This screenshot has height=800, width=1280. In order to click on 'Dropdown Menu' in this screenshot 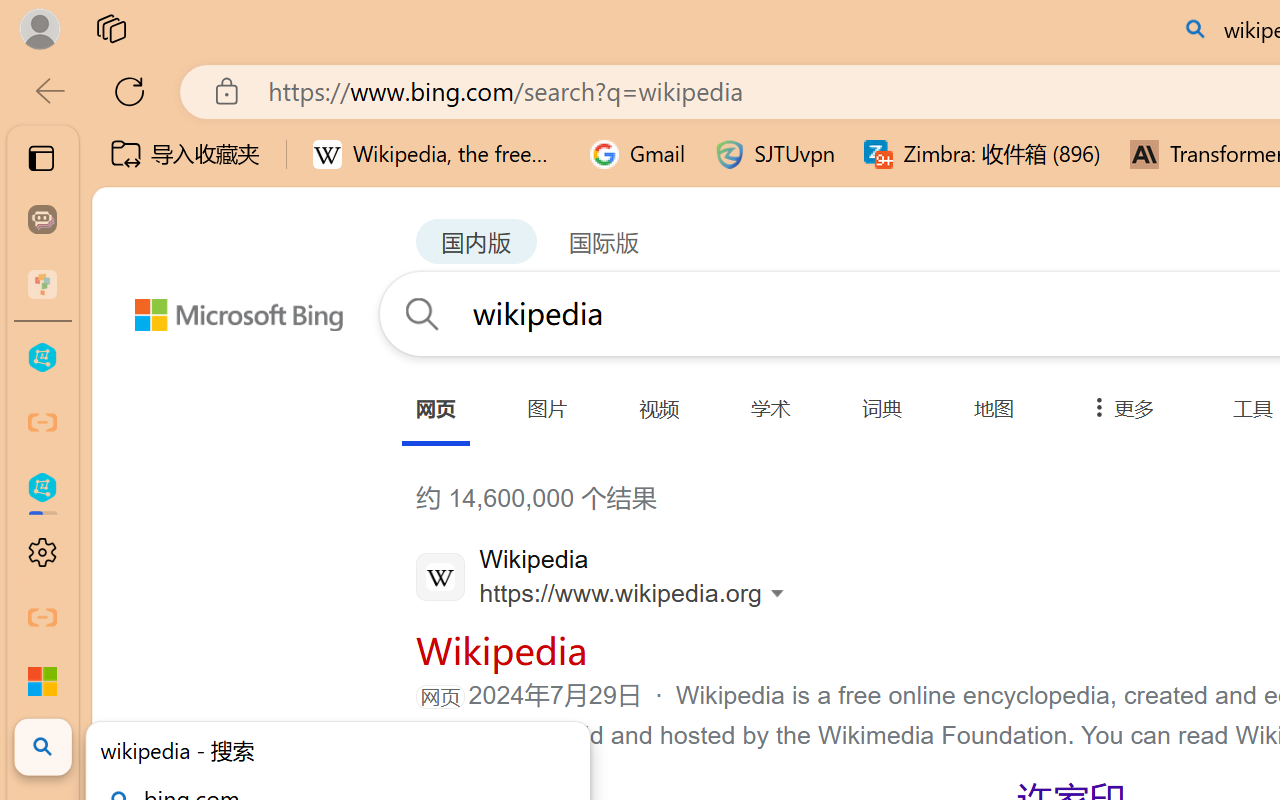, I will do `click(1117, 408)`.